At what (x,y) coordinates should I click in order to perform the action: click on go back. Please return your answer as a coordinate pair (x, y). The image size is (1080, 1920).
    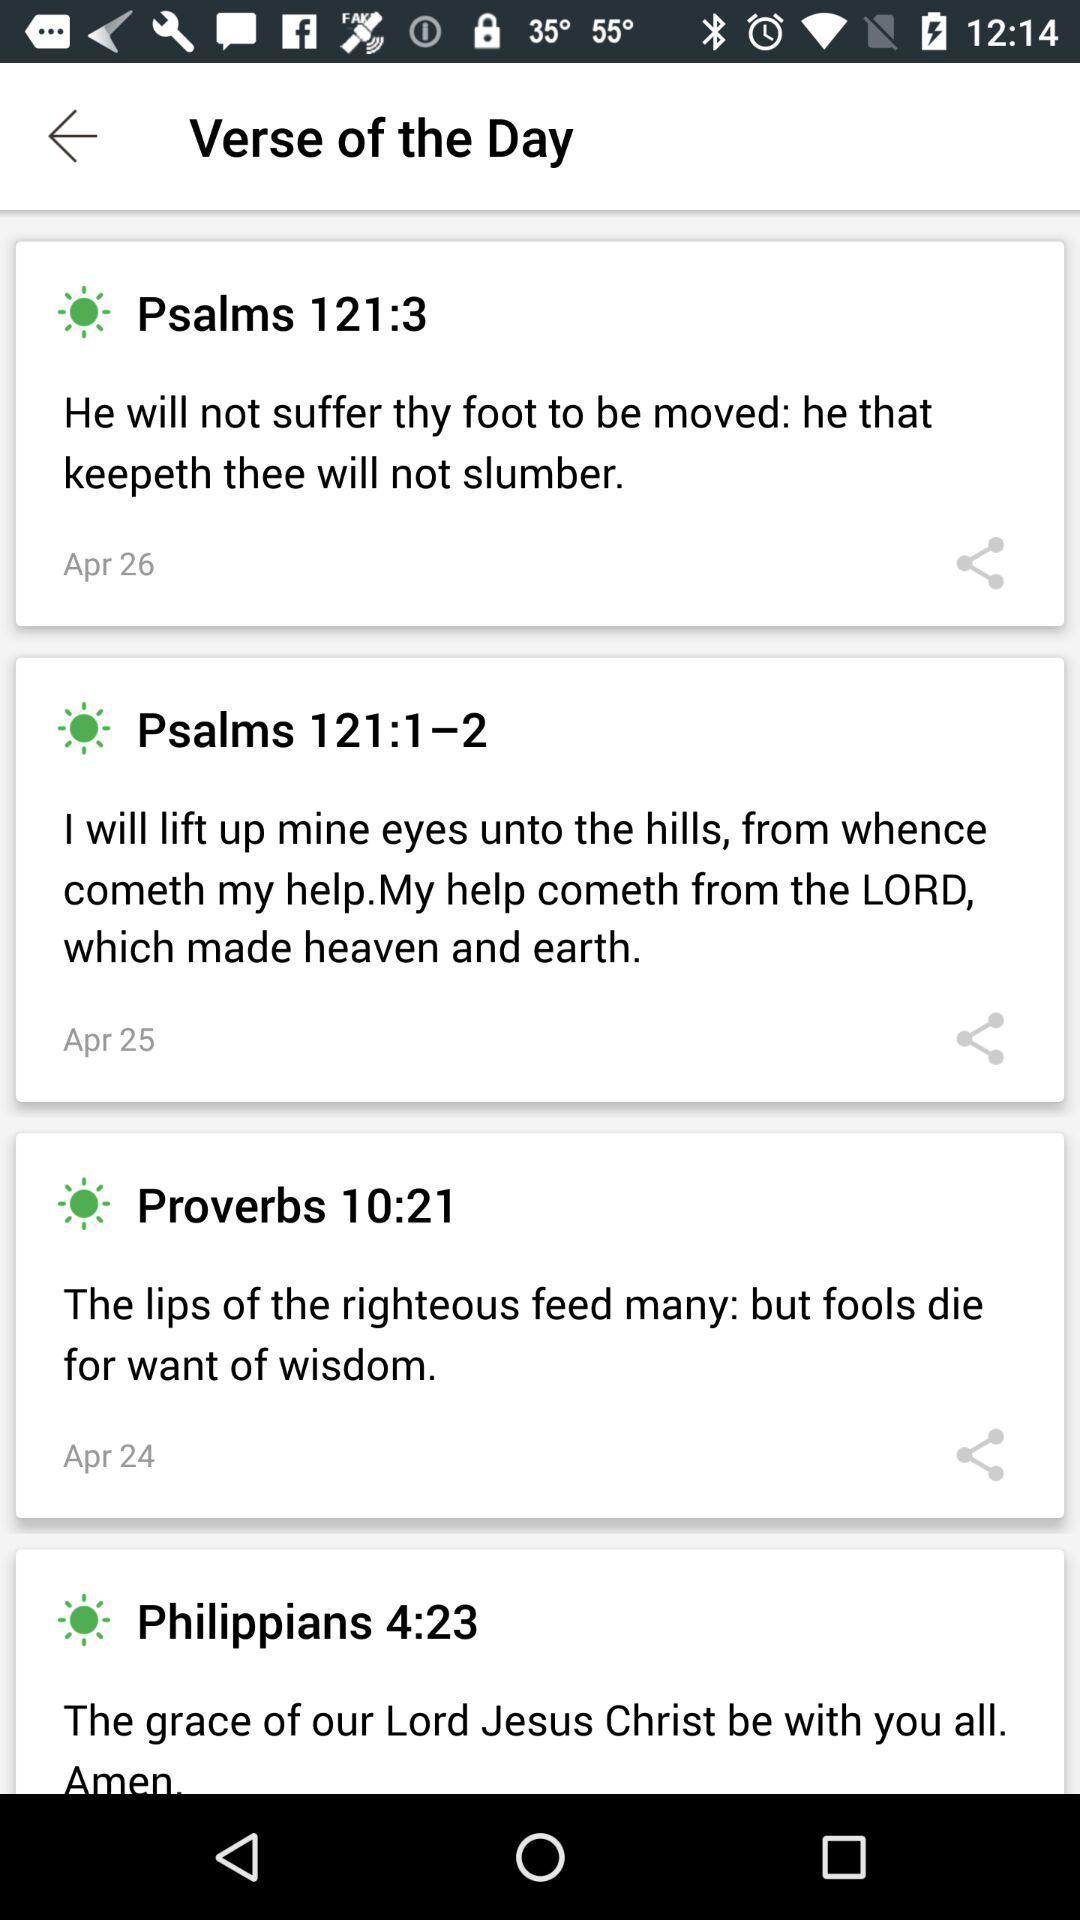
    Looking at the image, I should click on (72, 135).